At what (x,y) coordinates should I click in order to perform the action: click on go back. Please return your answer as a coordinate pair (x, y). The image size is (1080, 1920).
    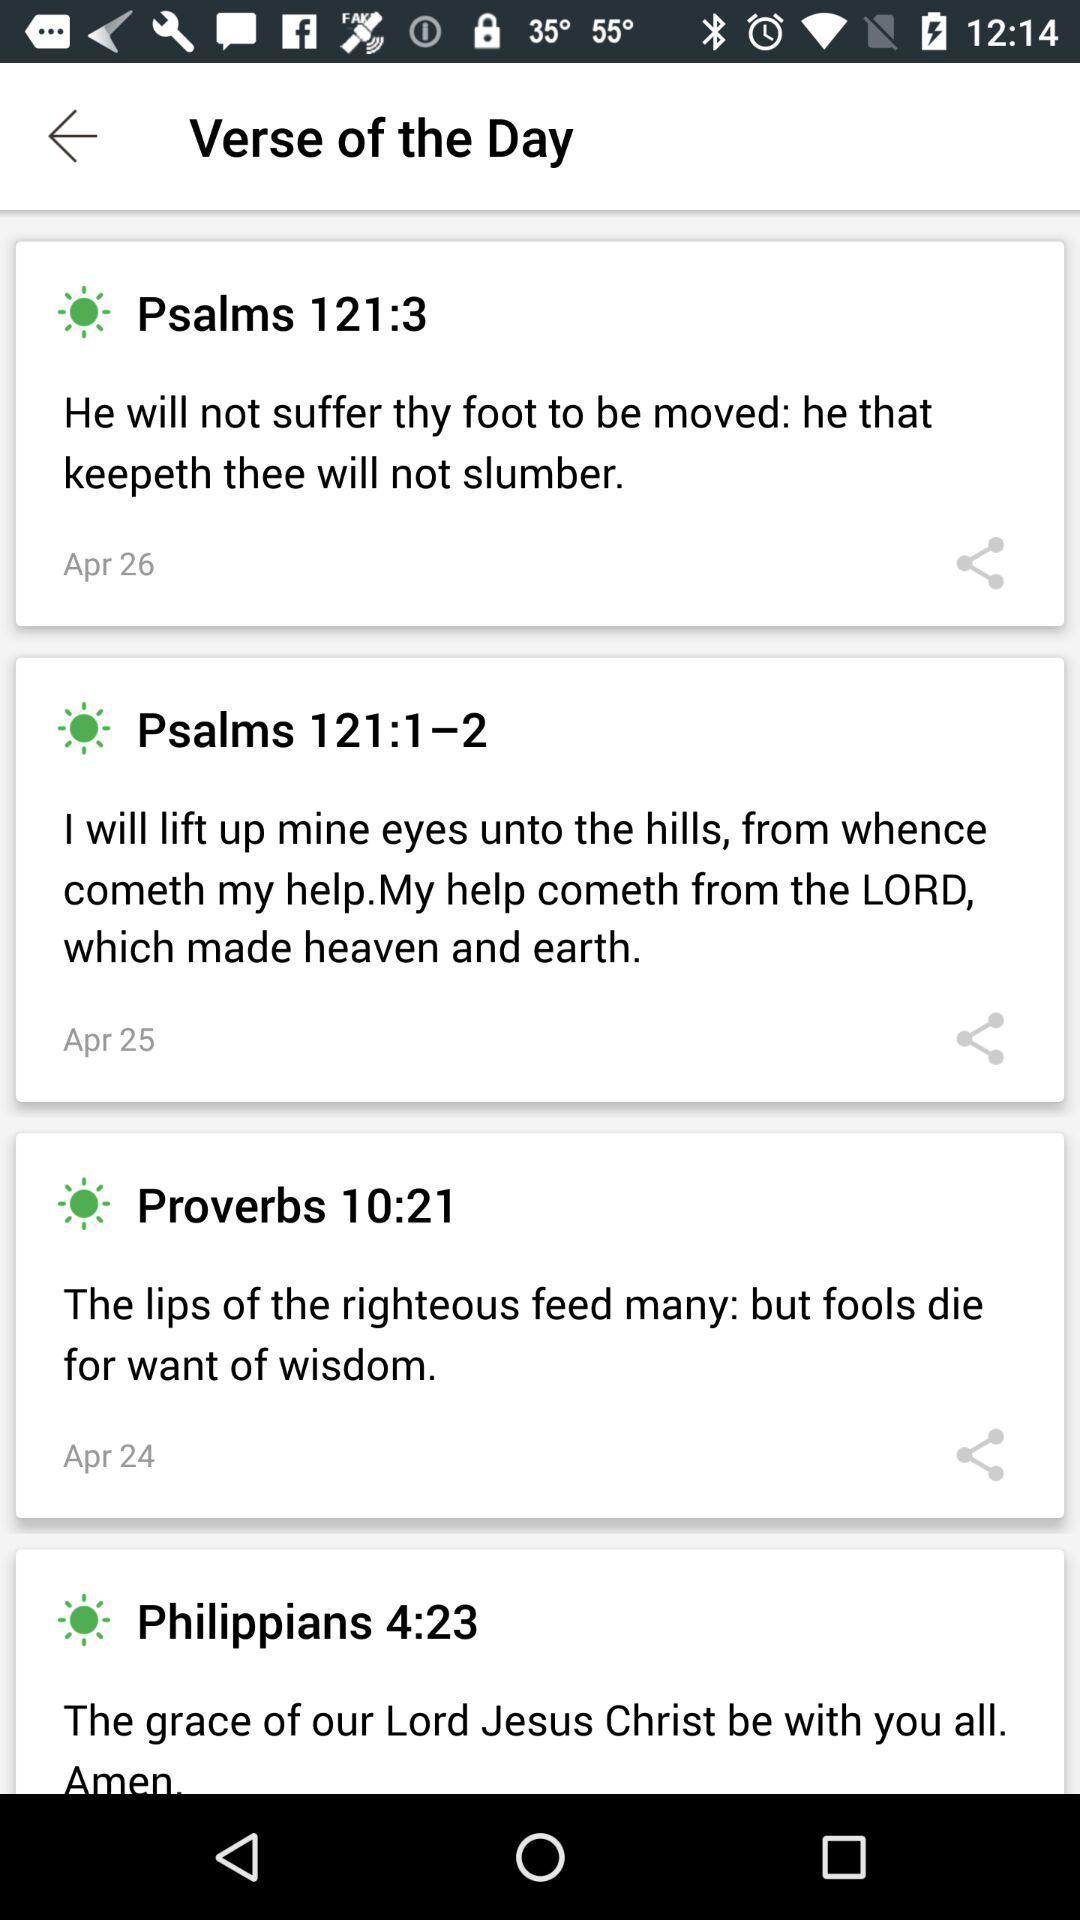
    Looking at the image, I should click on (72, 135).